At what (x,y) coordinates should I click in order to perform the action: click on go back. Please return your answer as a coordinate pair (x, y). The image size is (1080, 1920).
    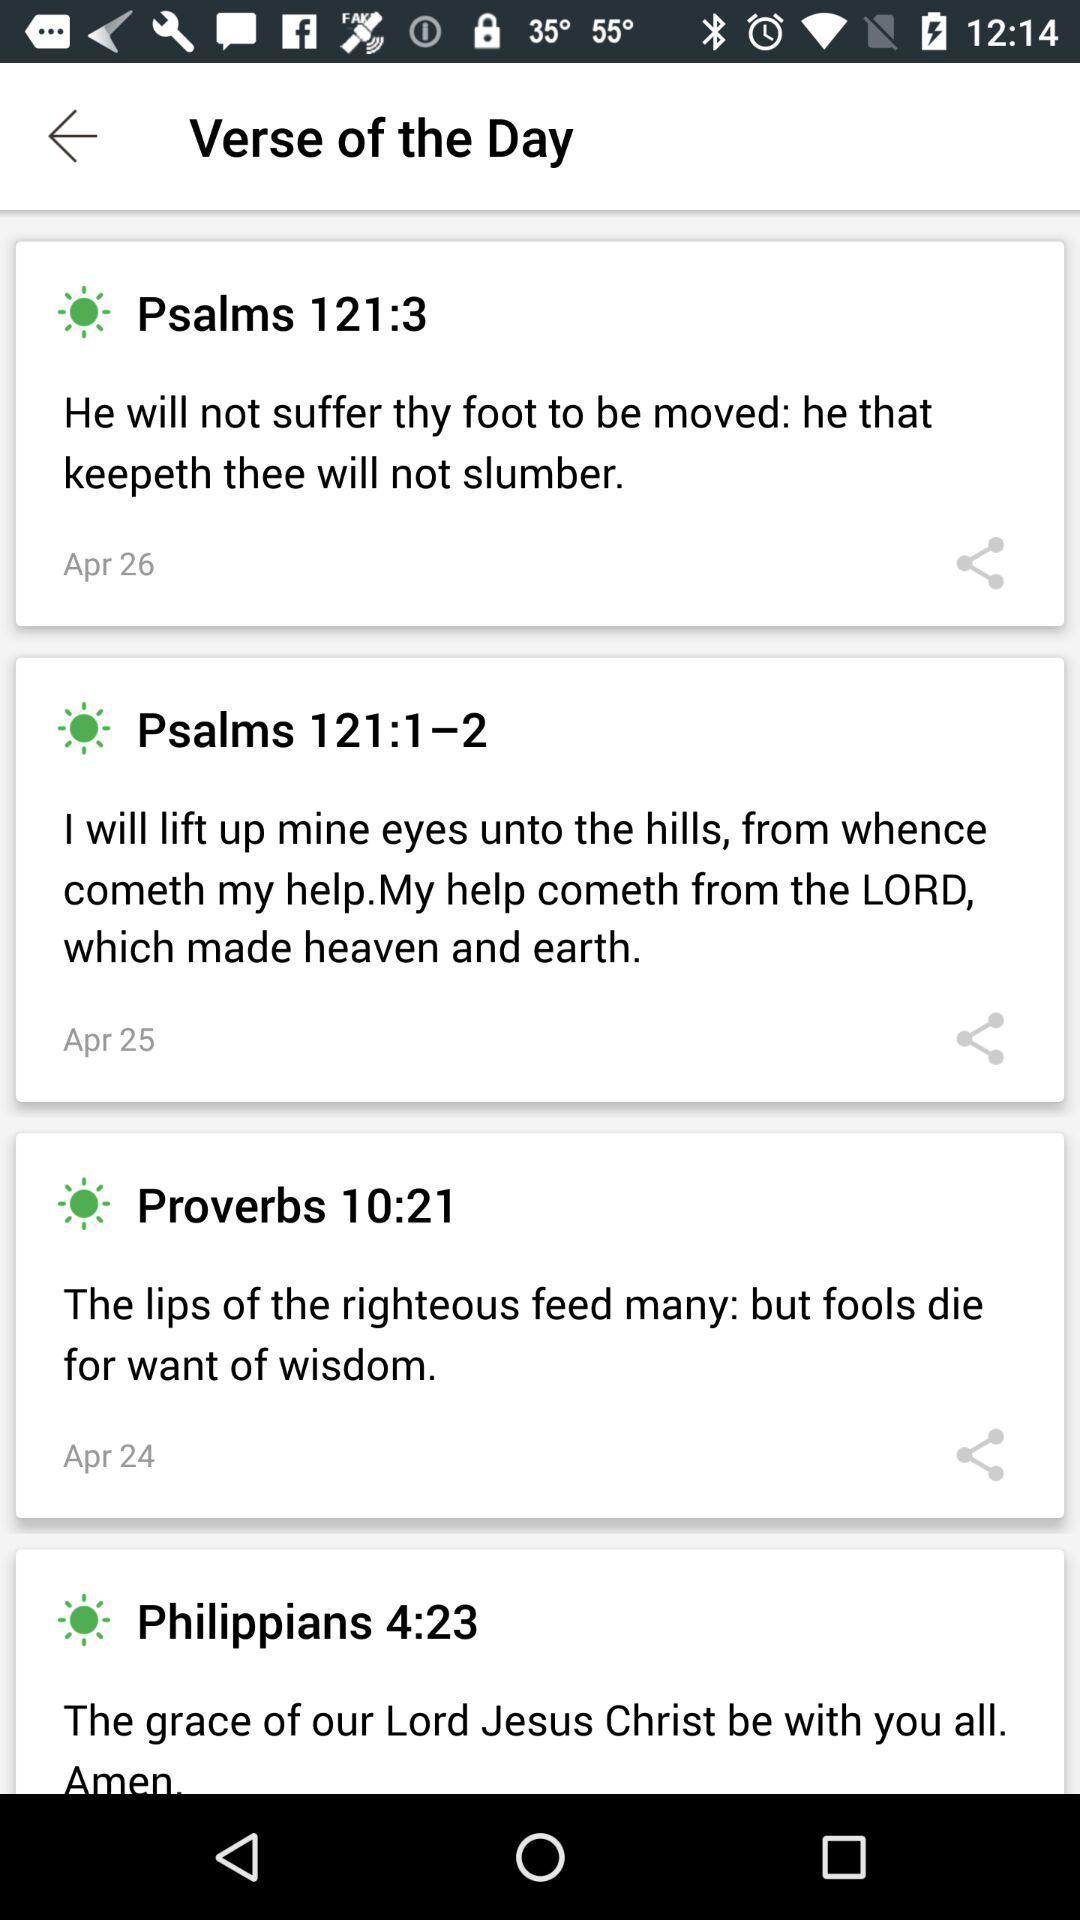
    Looking at the image, I should click on (72, 135).